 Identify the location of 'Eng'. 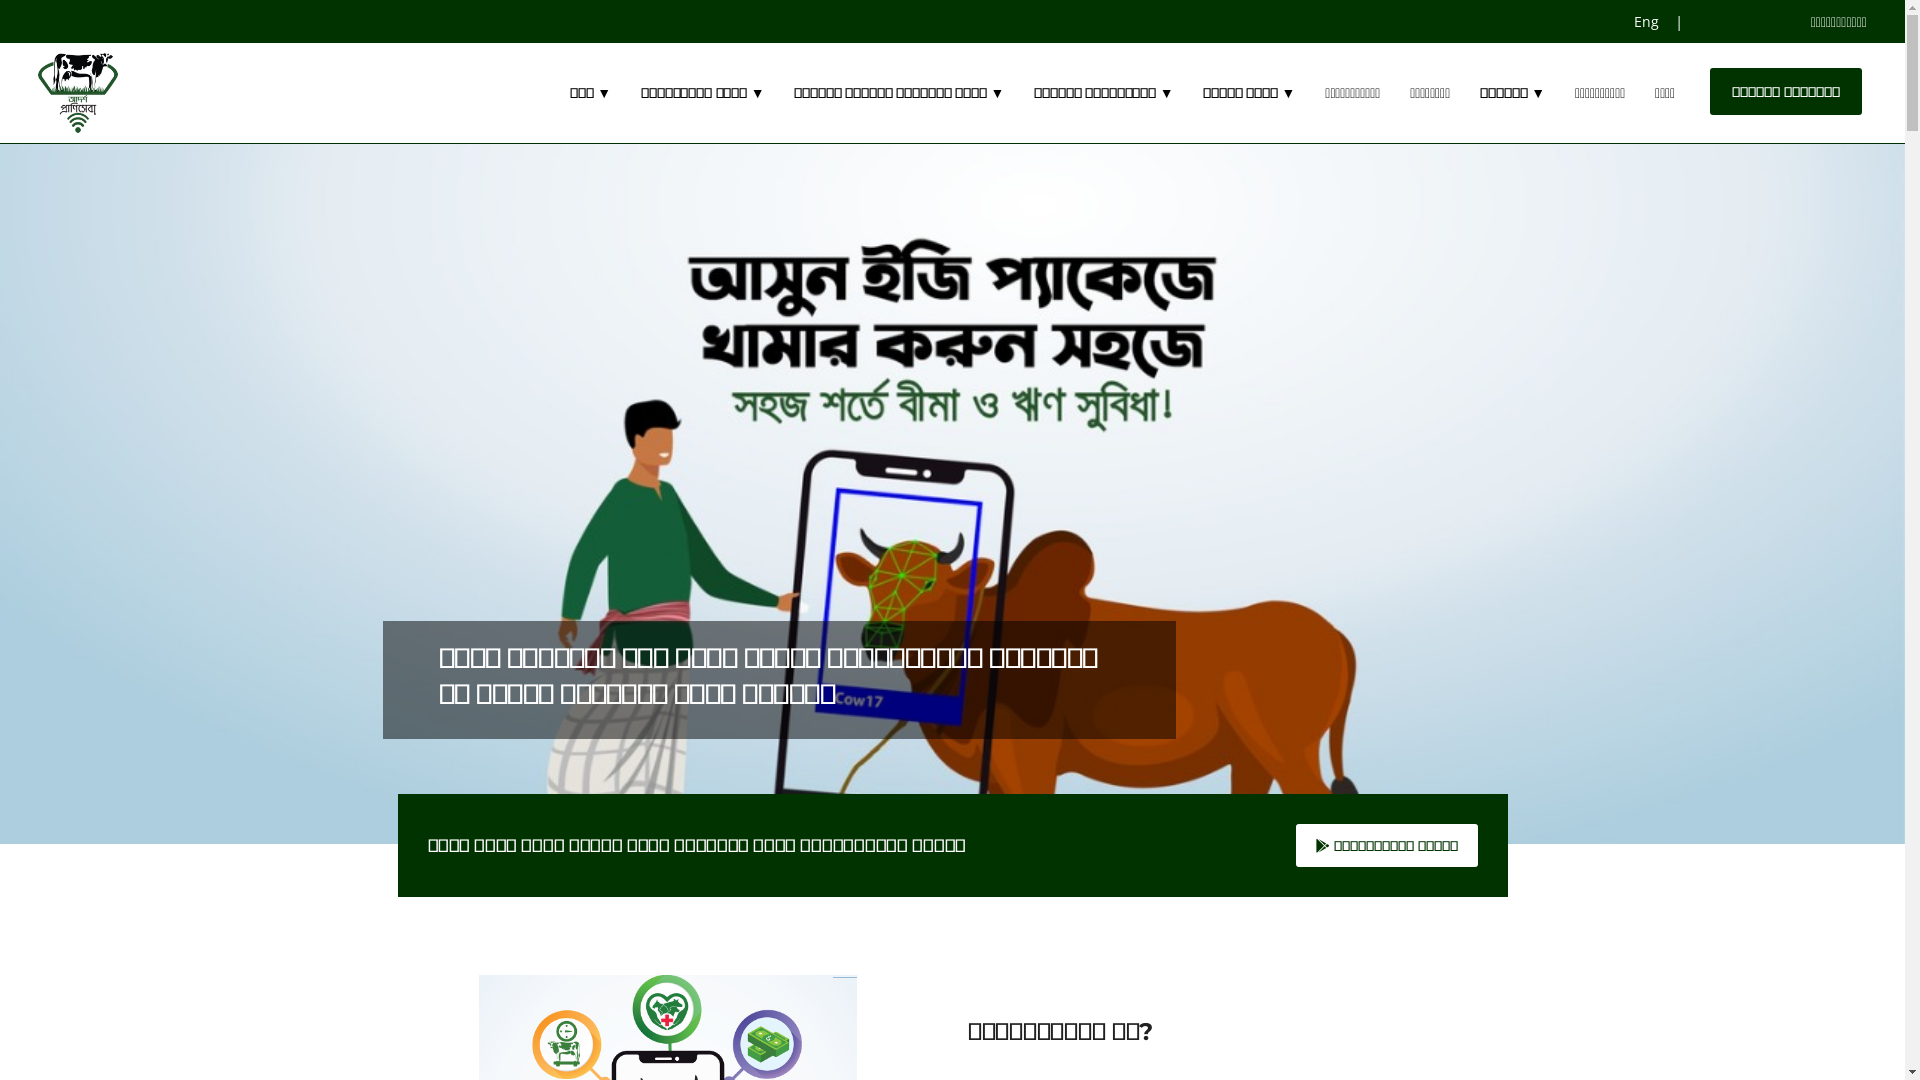
(1648, 21).